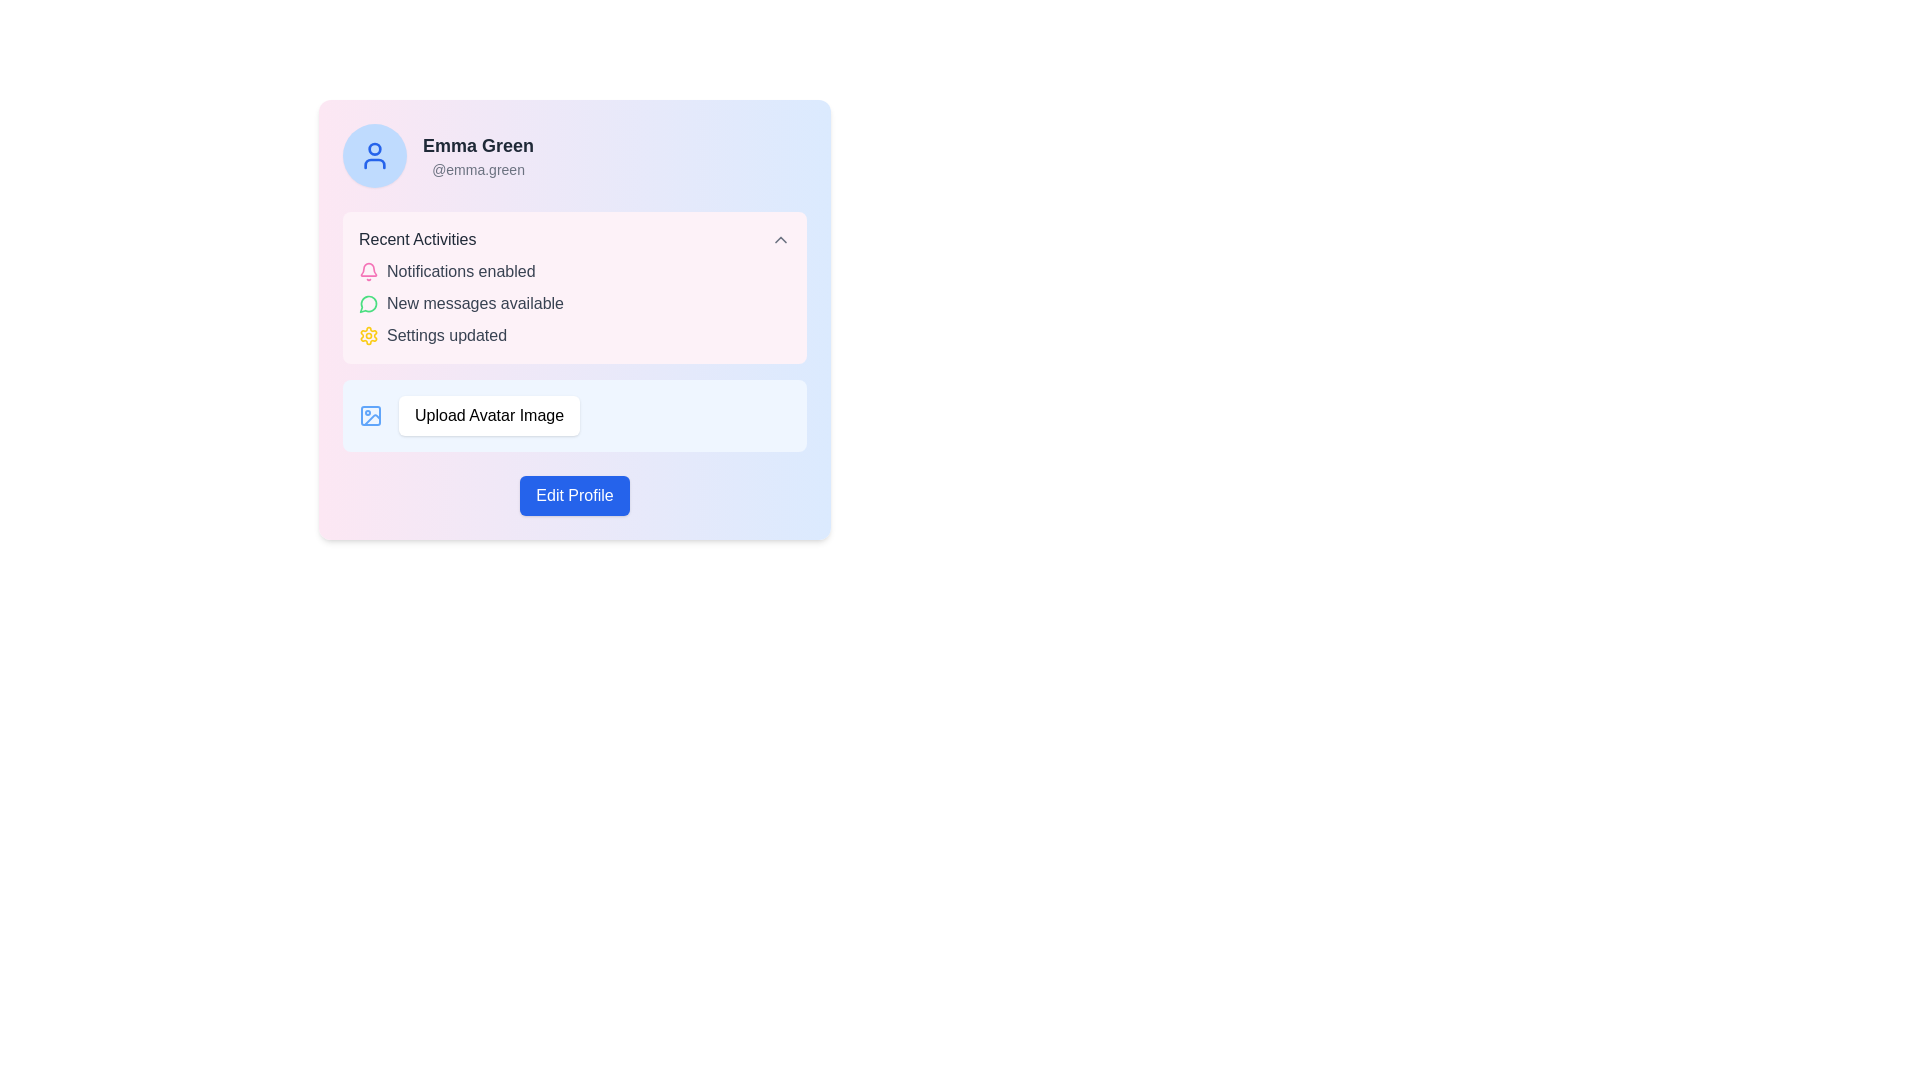  What do you see at coordinates (374, 148) in the screenshot?
I see `the blue filled SVG circle graphical element representing the user's head, located inside the profile icon at the top left section of the interface card` at bounding box center [374, 148].